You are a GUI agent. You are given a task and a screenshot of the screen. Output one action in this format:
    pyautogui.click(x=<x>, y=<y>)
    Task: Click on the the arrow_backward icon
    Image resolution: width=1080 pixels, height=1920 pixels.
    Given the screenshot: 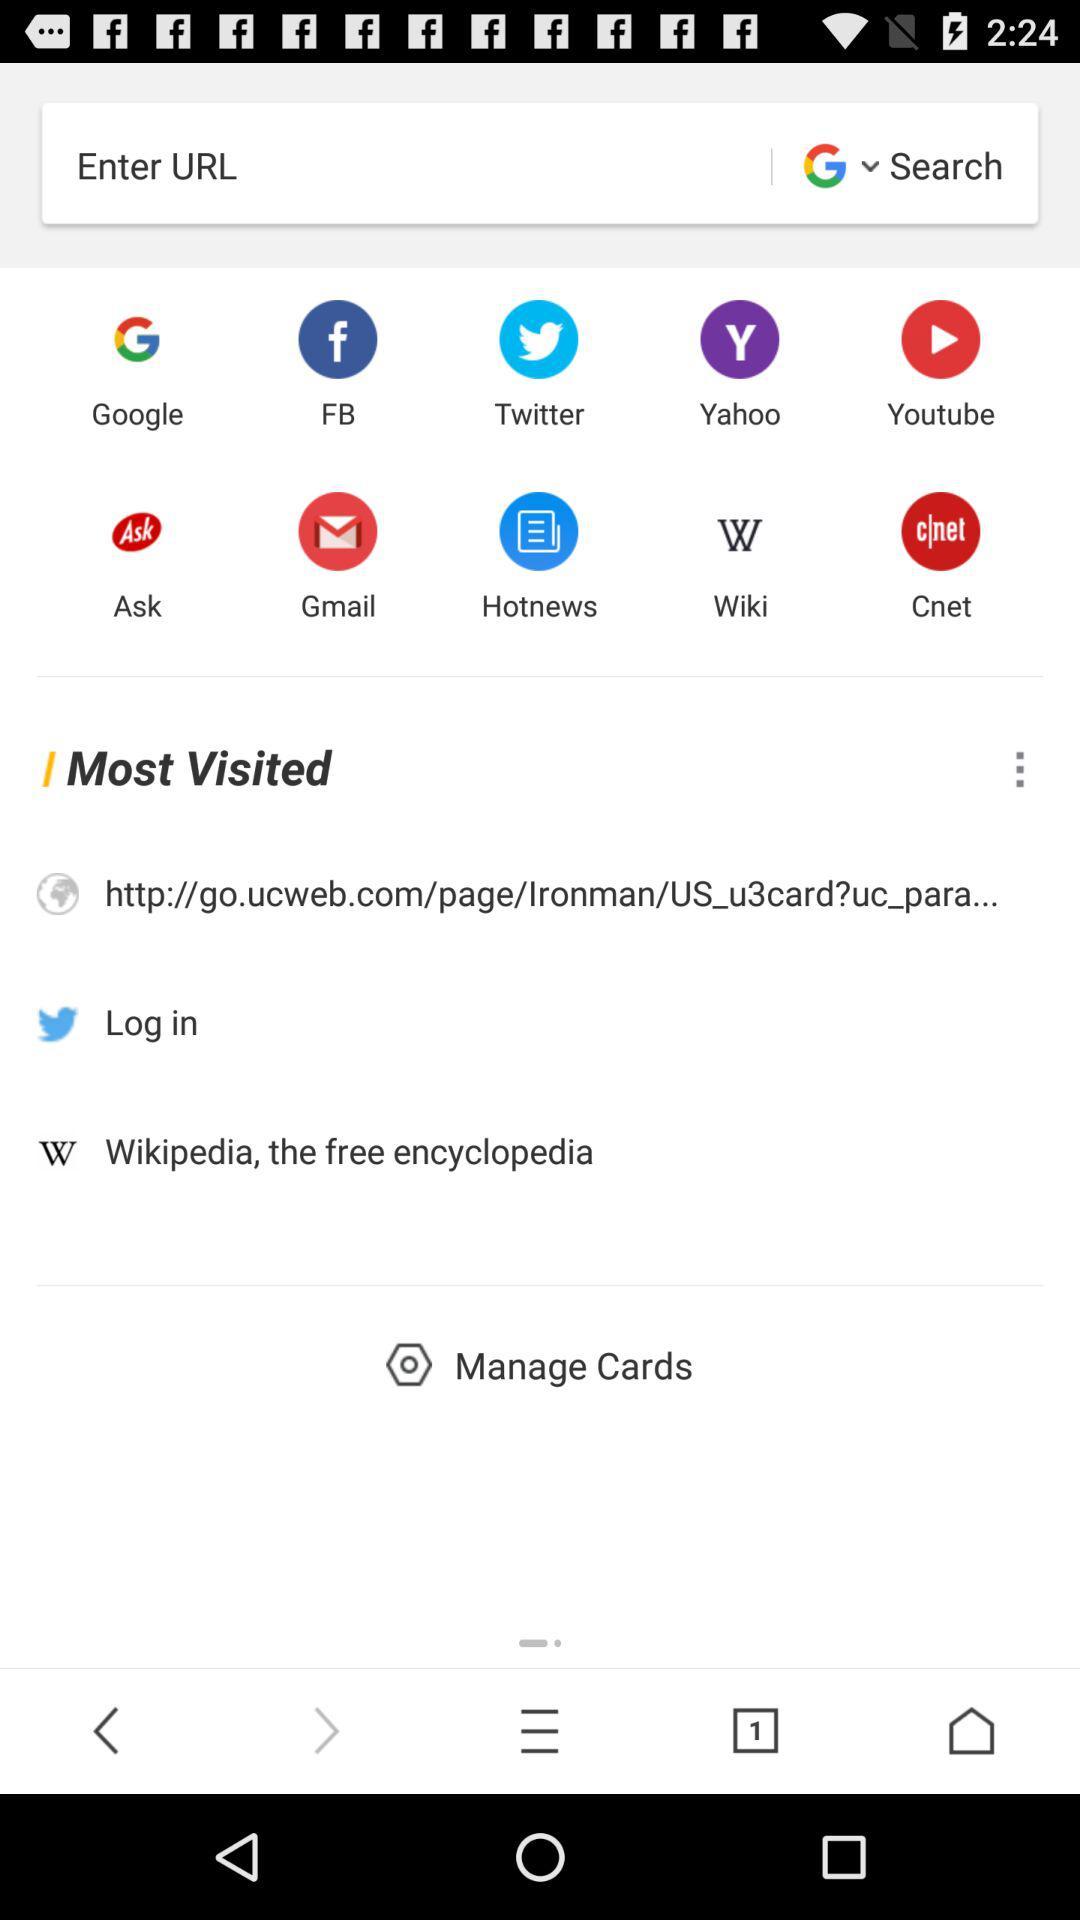 What is the action you would take?
    pyautogui.click(x=108, y=1851)
    